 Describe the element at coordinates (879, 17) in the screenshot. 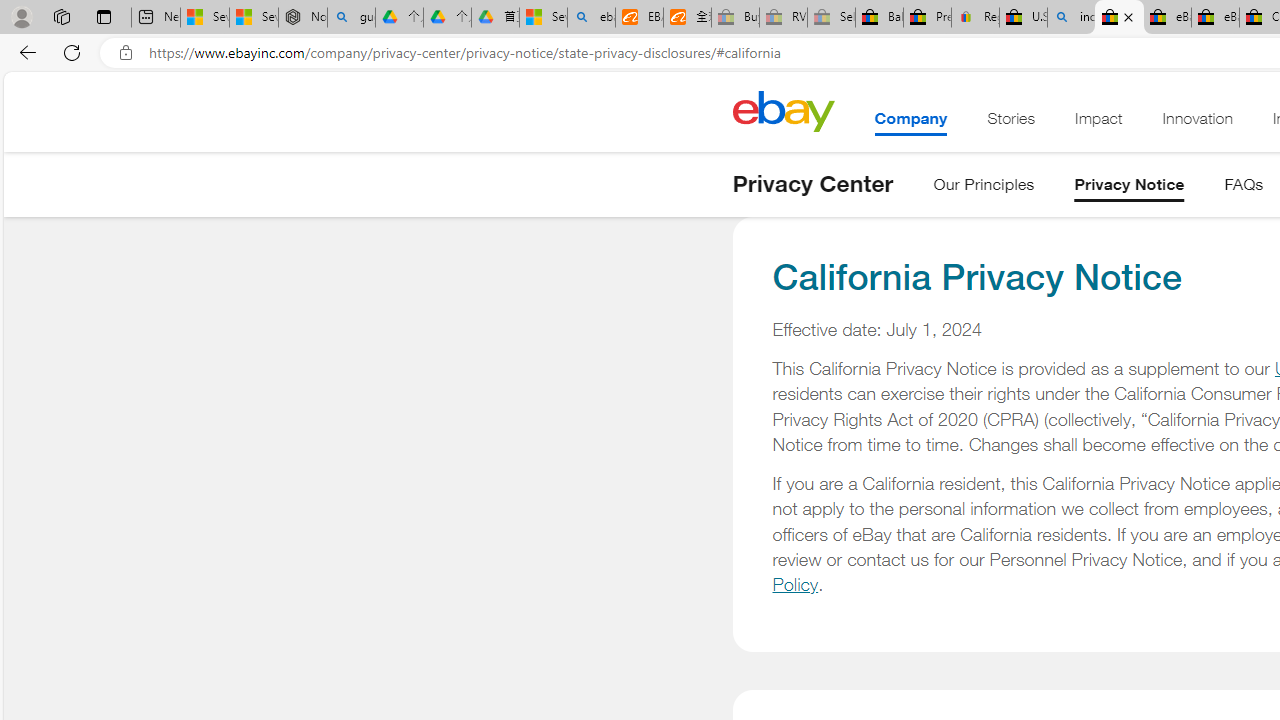

I see `'Baby Keepsakes & Announcements for sale | eBay'` at that location.